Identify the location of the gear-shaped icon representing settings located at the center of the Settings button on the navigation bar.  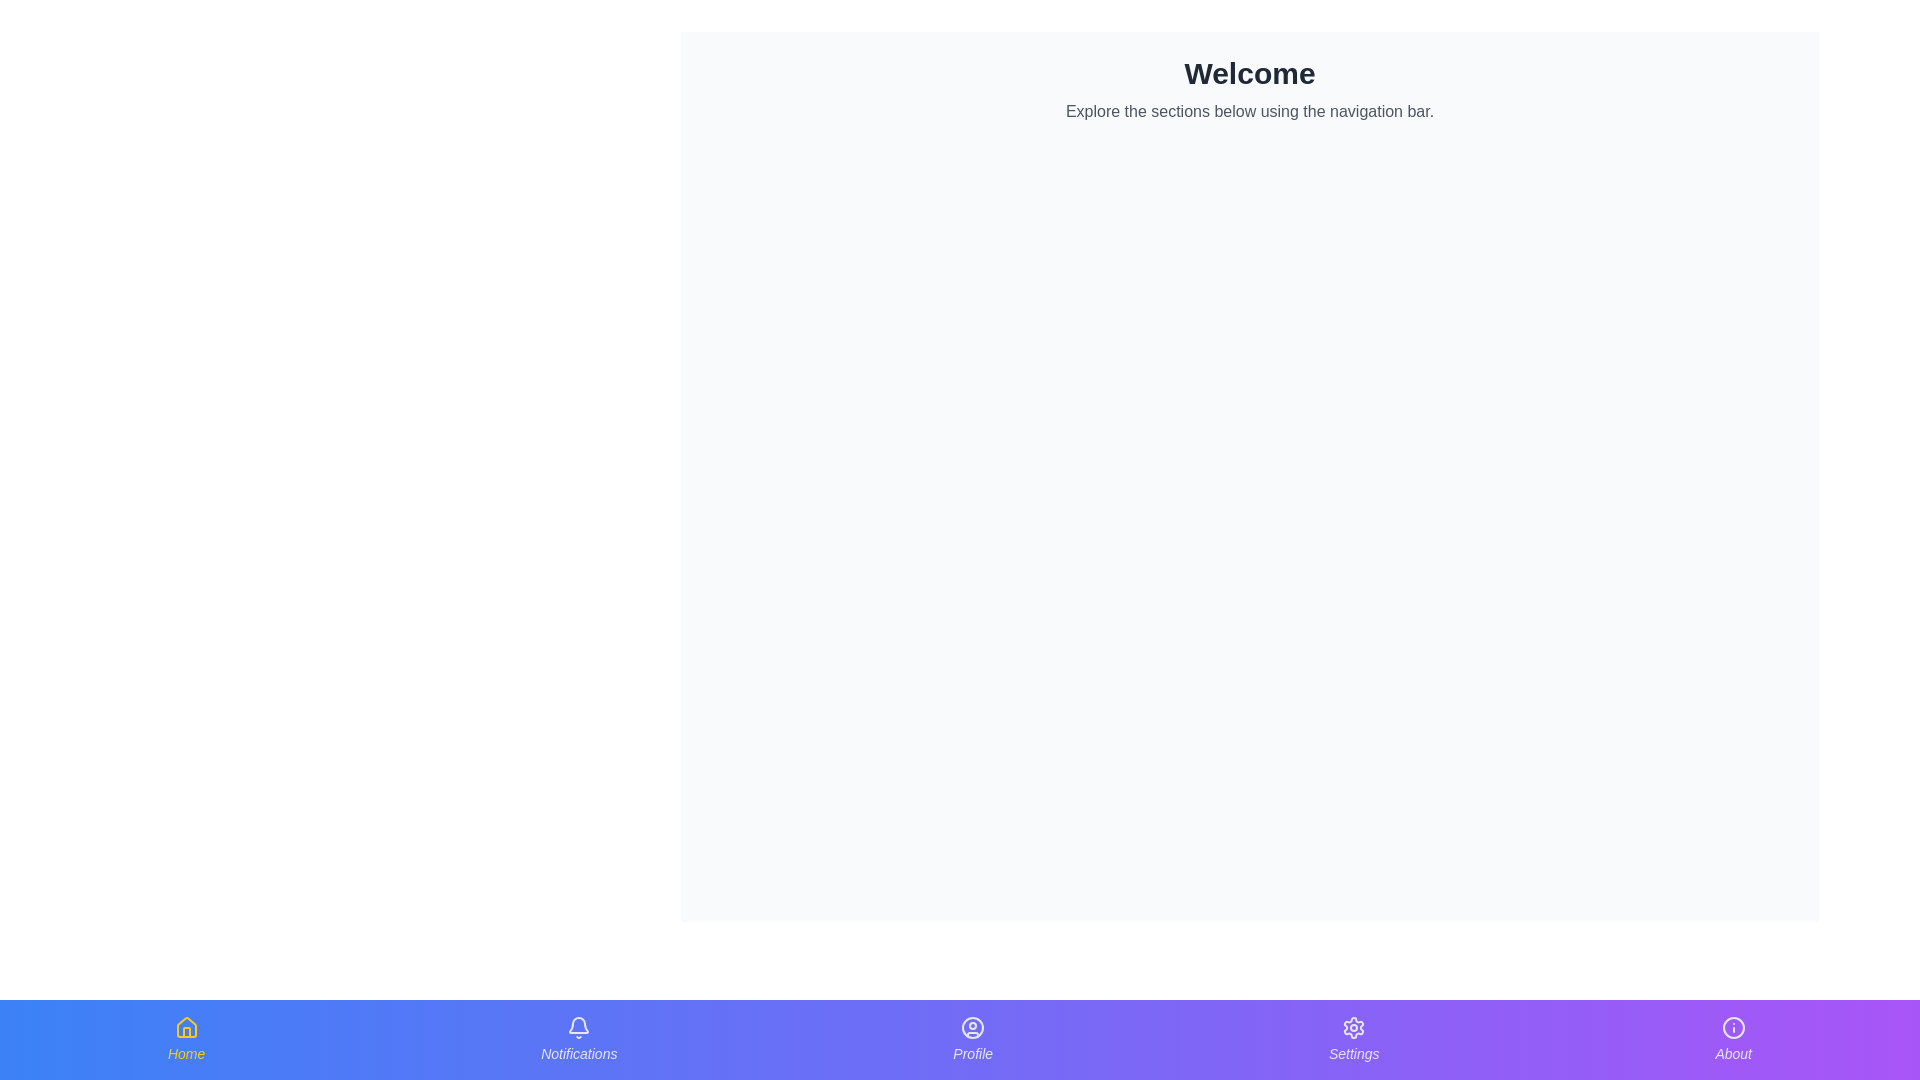
(1354, 1028).